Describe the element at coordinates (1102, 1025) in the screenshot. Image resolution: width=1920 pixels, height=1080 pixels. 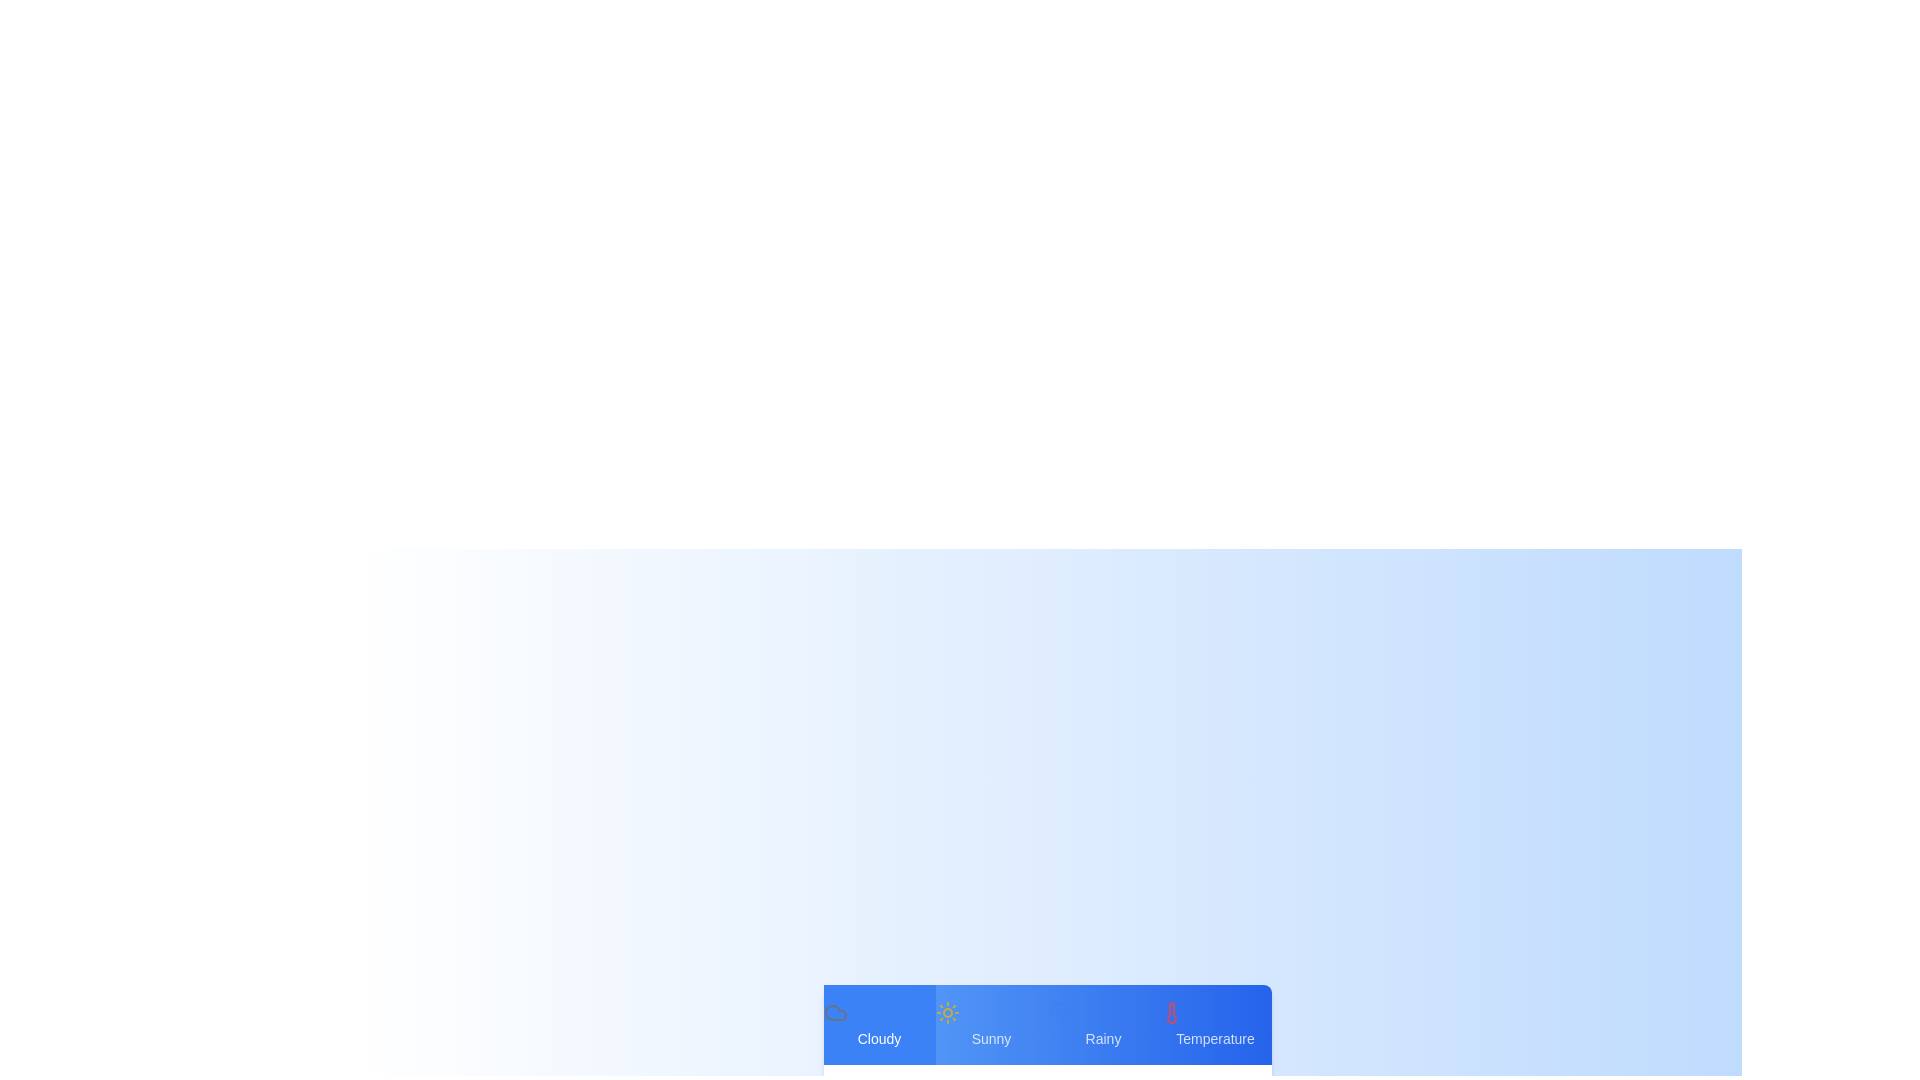
I see `the Rainy weather tab` at that location.